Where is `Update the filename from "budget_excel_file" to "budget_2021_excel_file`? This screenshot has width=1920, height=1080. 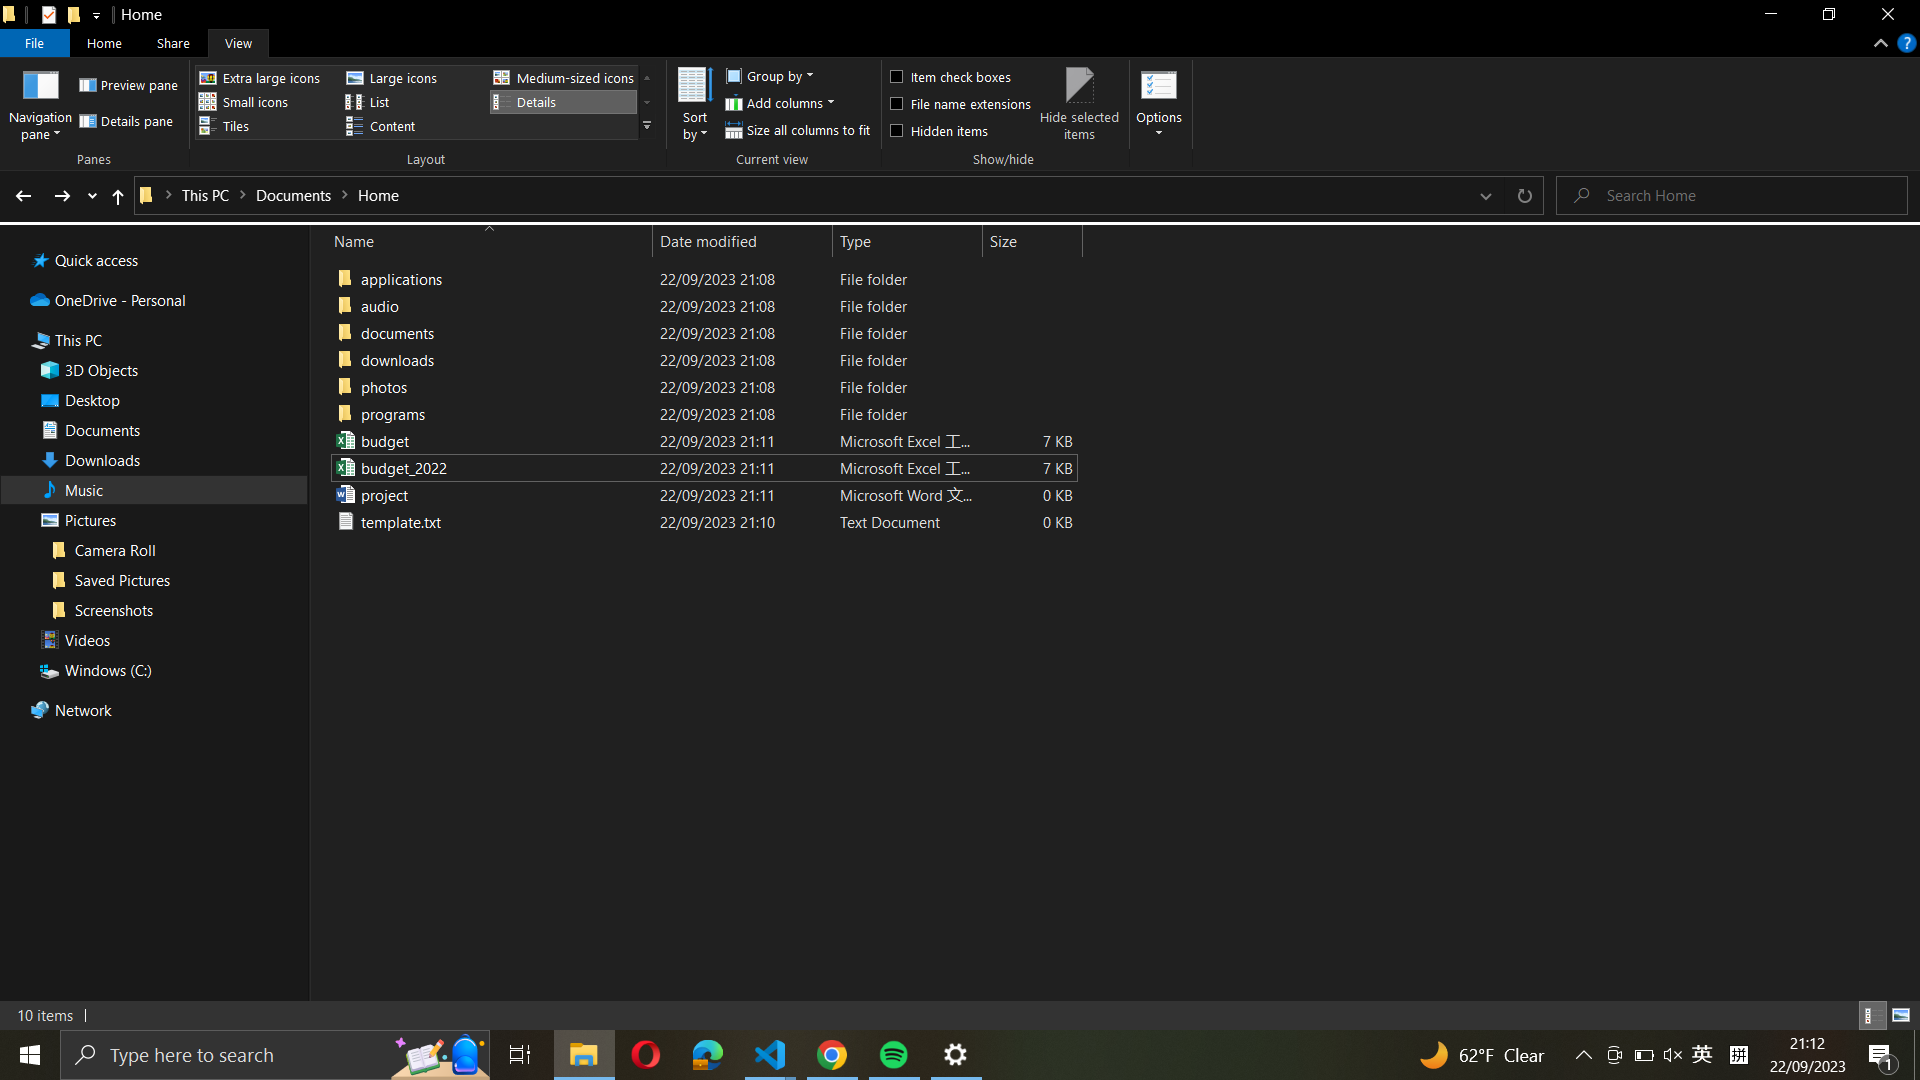 Update the filename from "budget_excel_file" to "budget_2021_excel_file is located at coordinates (700, 439).